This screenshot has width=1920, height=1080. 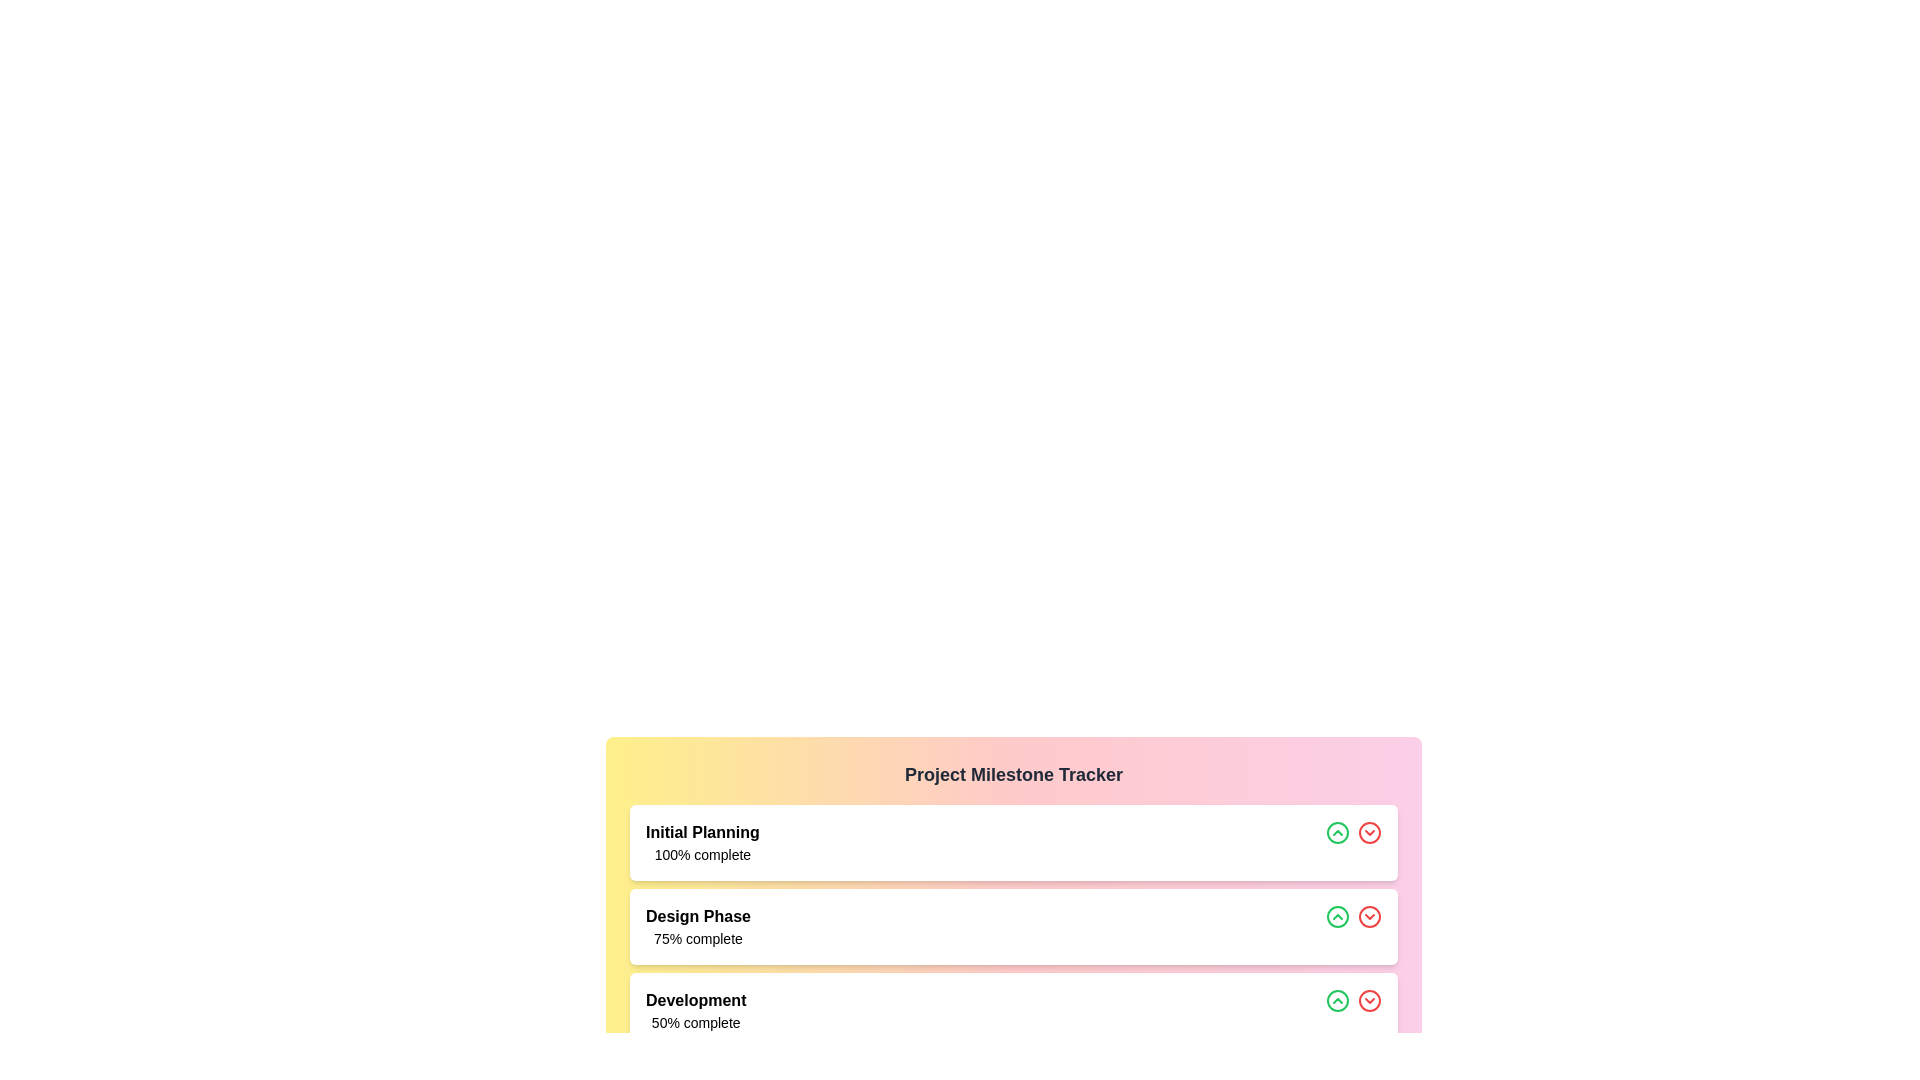 I want to click on the text label displaying 'Development', so click(x=696, y=1001).